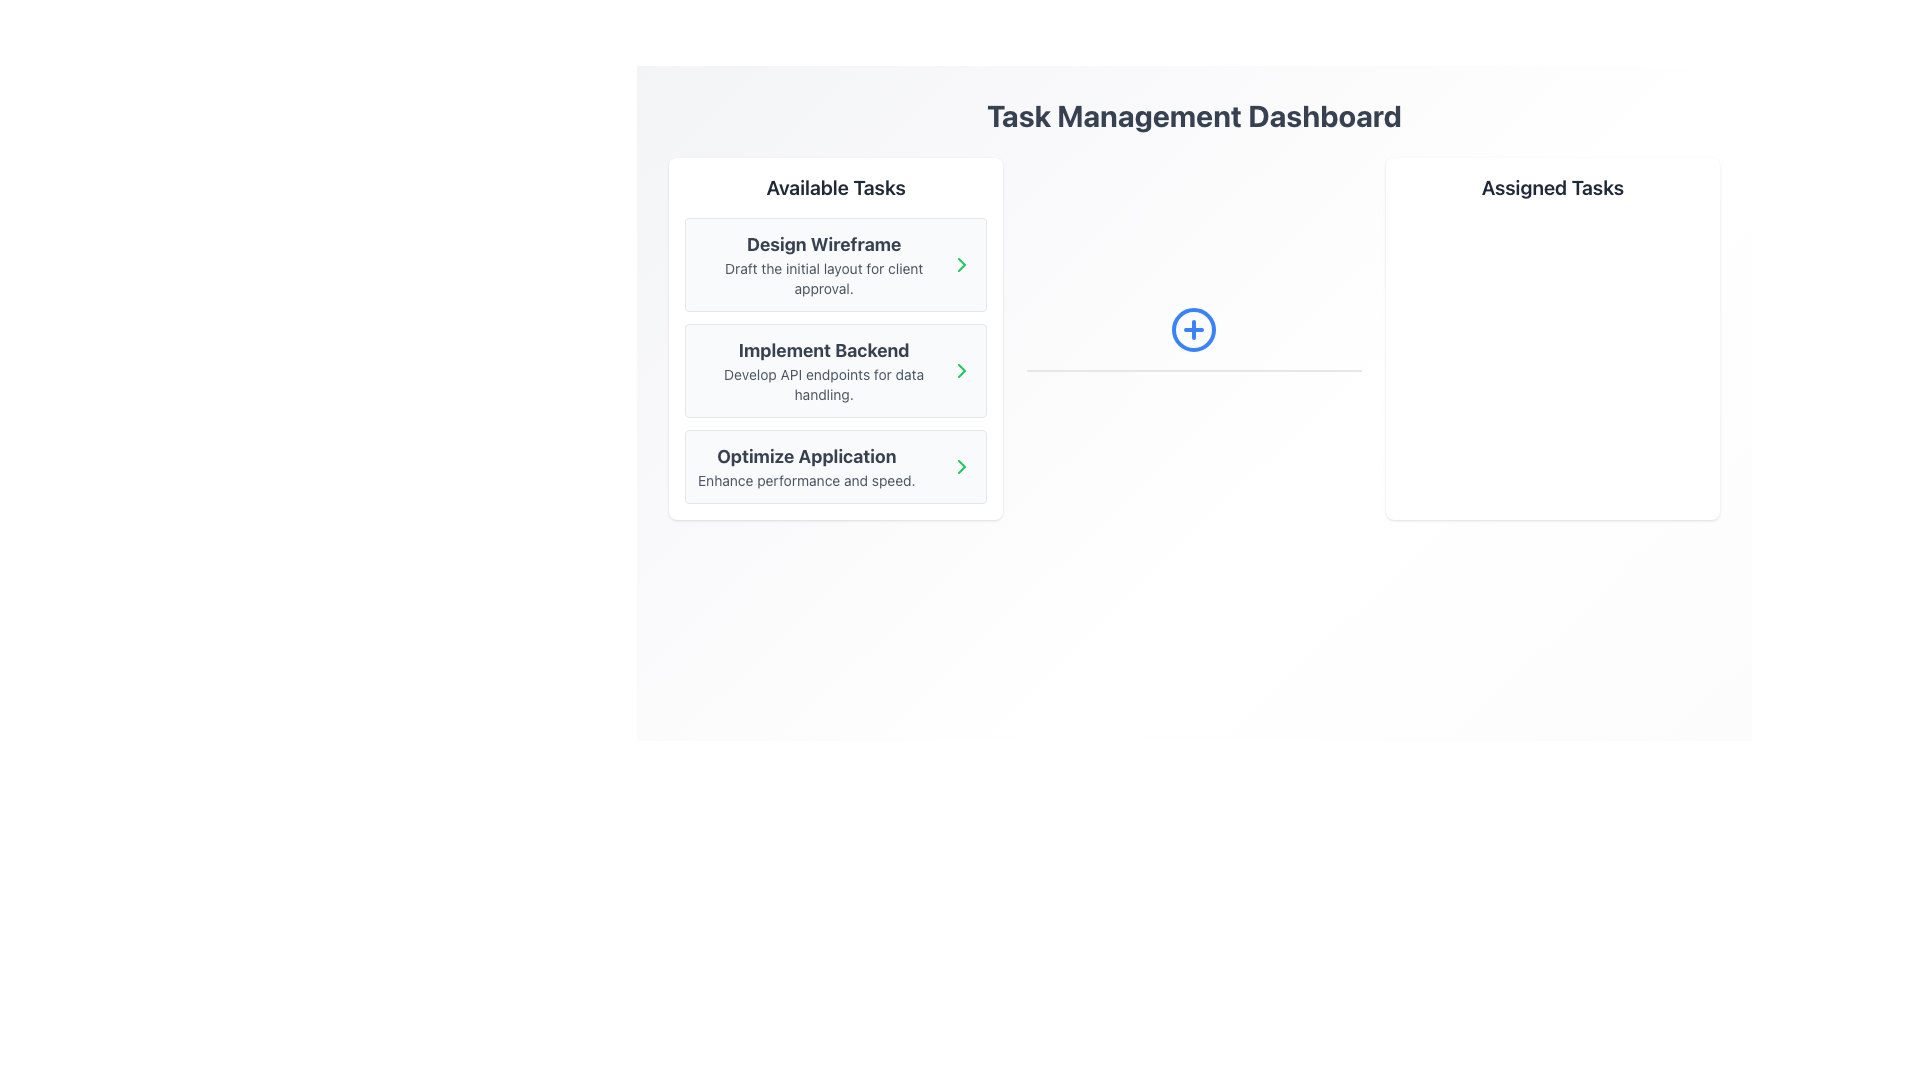 The height and width of the screenshot is (1080, 1920). Describe the element at coordinates (836, 466) in the screenshot. I see `the Clickable List Item labeled 'Optimize Application'` at that location.